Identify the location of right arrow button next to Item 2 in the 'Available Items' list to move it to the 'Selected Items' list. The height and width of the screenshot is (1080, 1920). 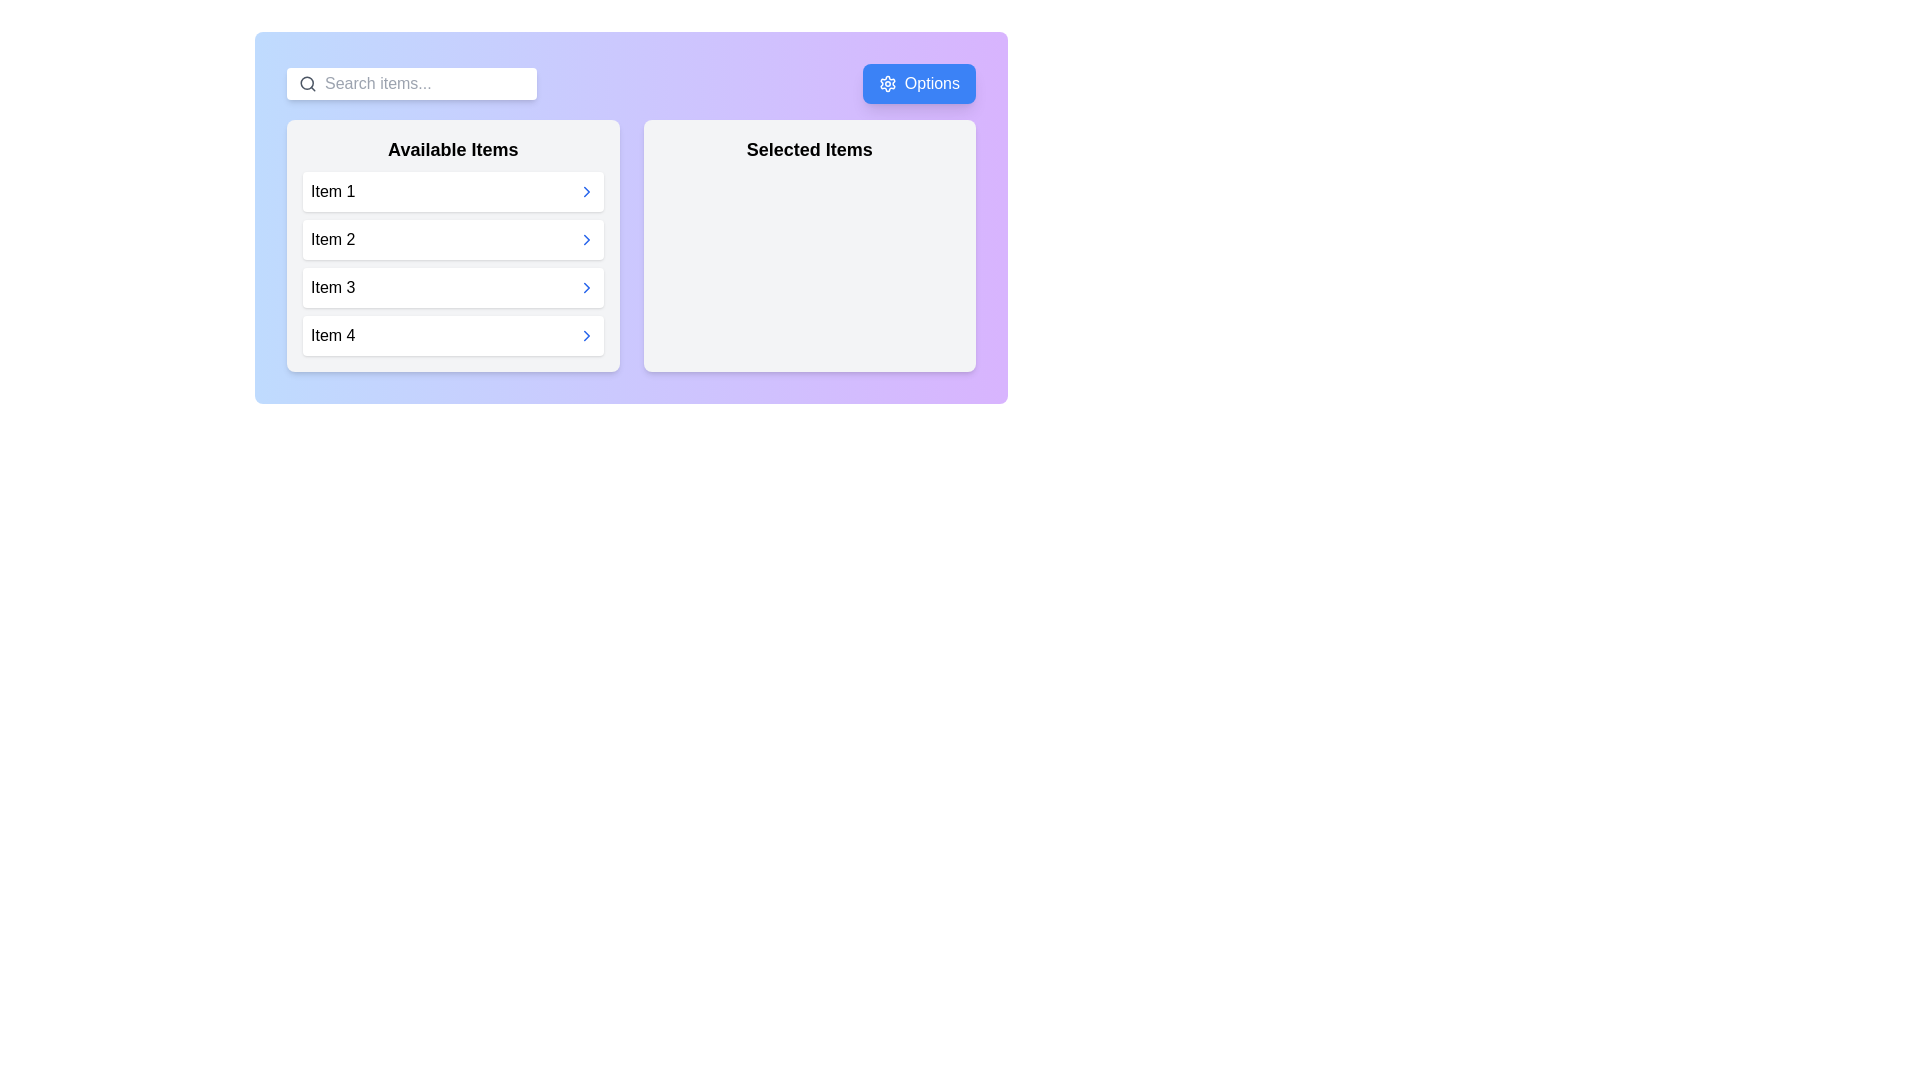
(585, 238).